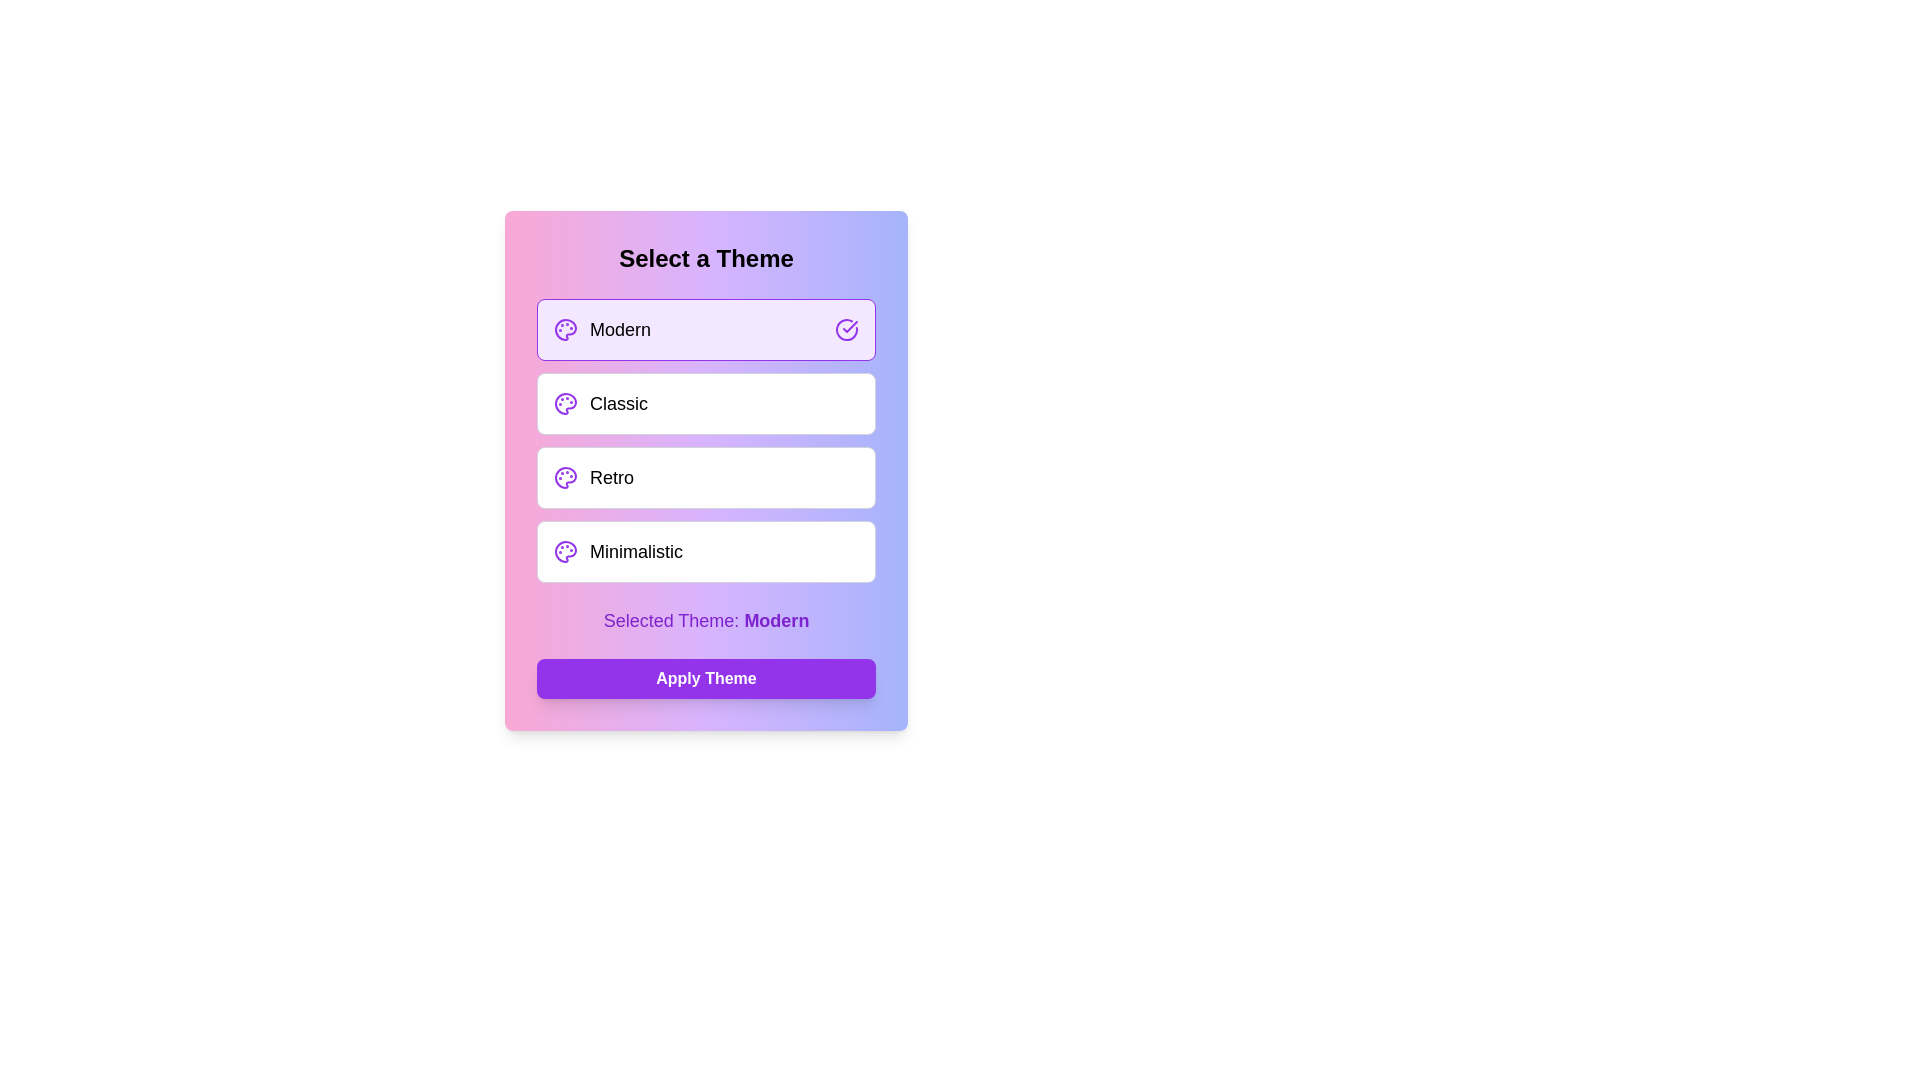 The width and height of the screenshot is (1920, 1080). I want to click on the 'Classic' theme option icon located in the second row of the theme selection list, adjacent to the 'Classic' label, so click(565, 404).